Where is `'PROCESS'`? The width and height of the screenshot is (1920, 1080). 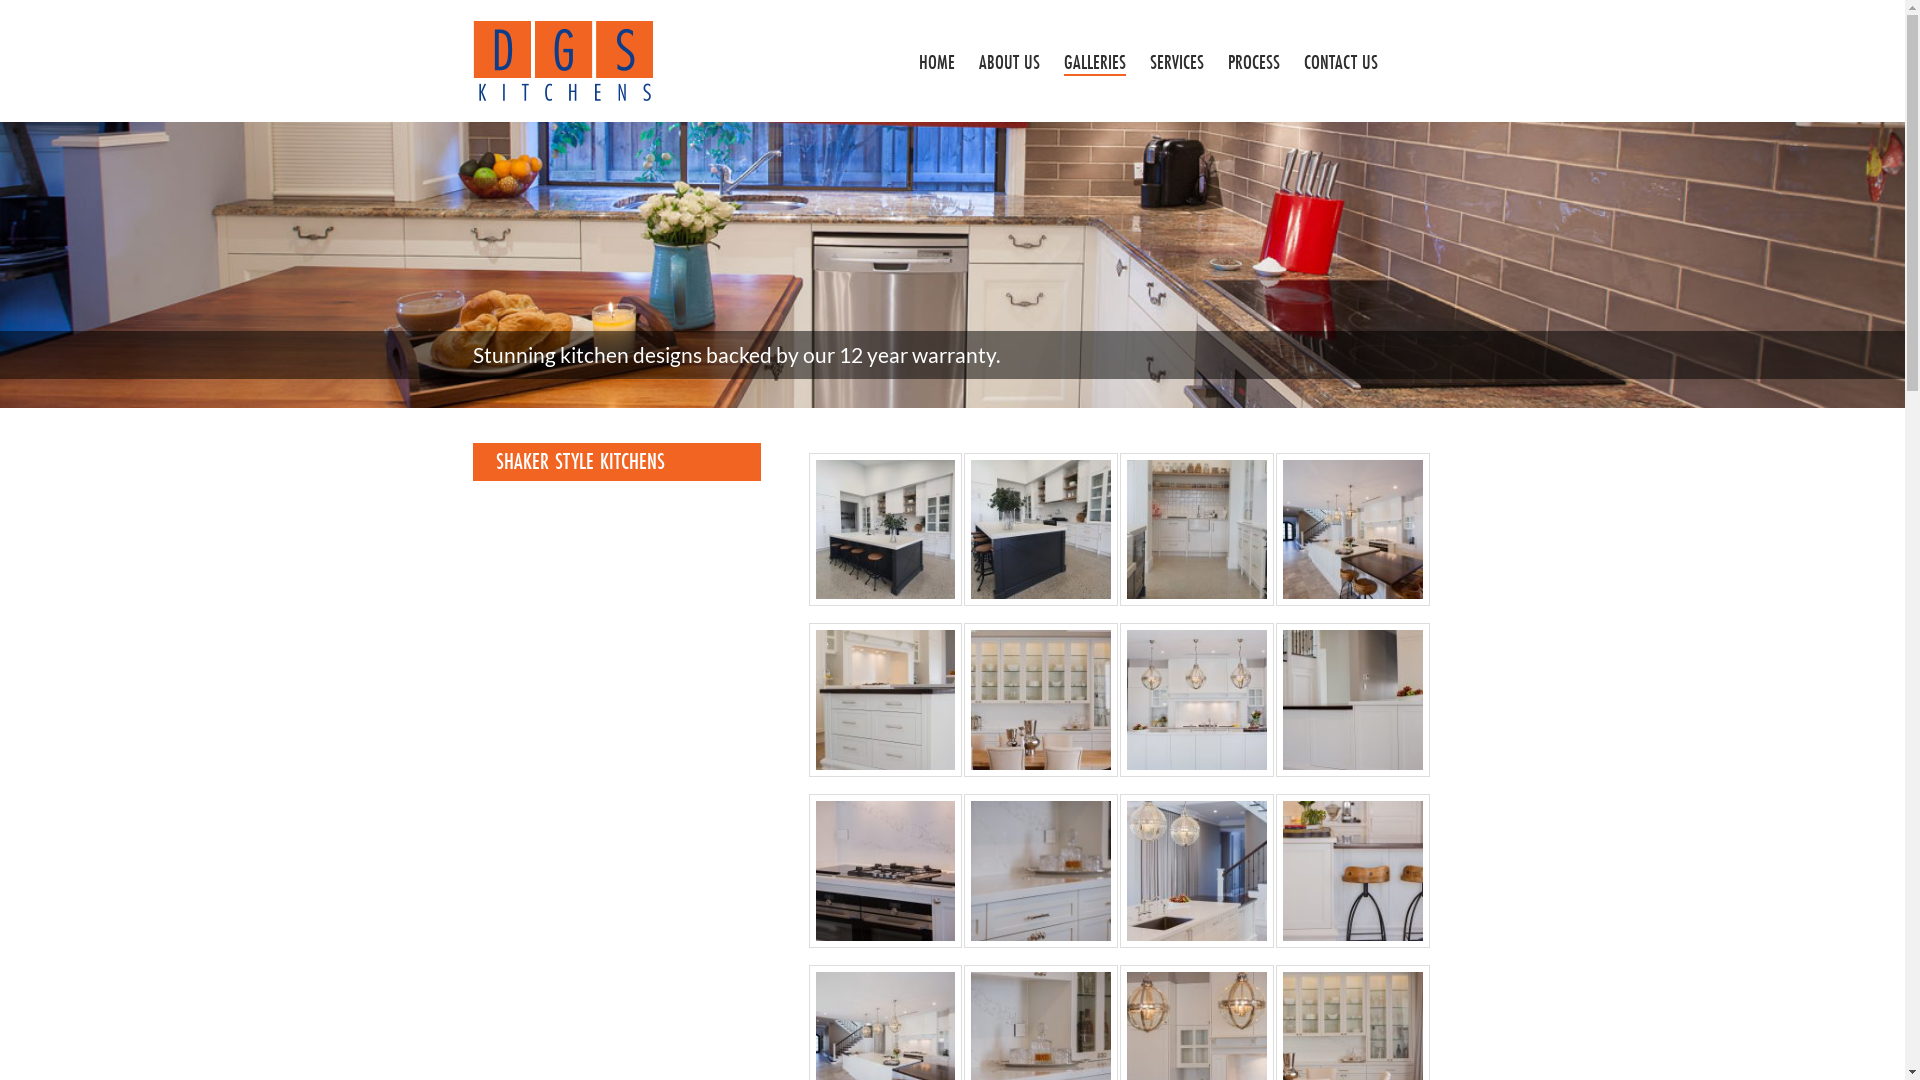
'PROCESS' is located at coordinates (1227, 60).